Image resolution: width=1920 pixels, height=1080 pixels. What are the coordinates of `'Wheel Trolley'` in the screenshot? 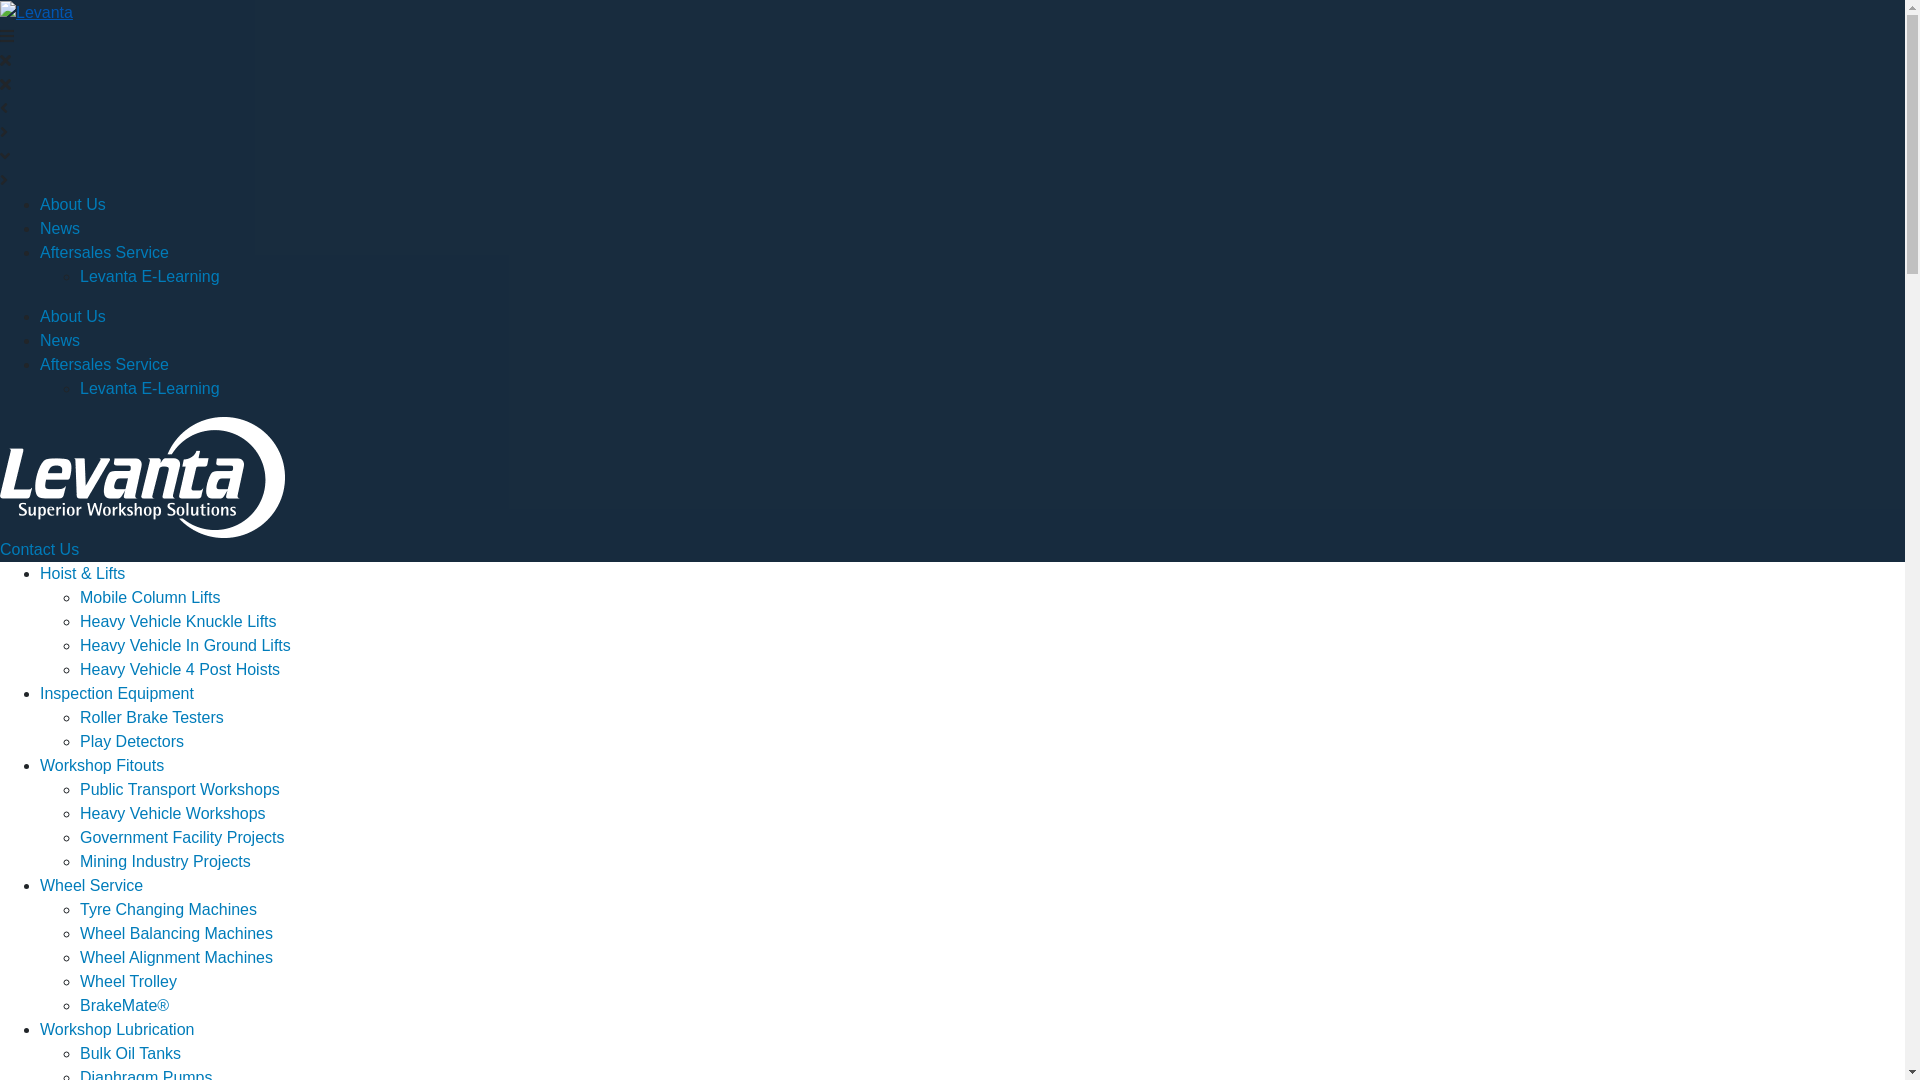 It's located at (127, 980).